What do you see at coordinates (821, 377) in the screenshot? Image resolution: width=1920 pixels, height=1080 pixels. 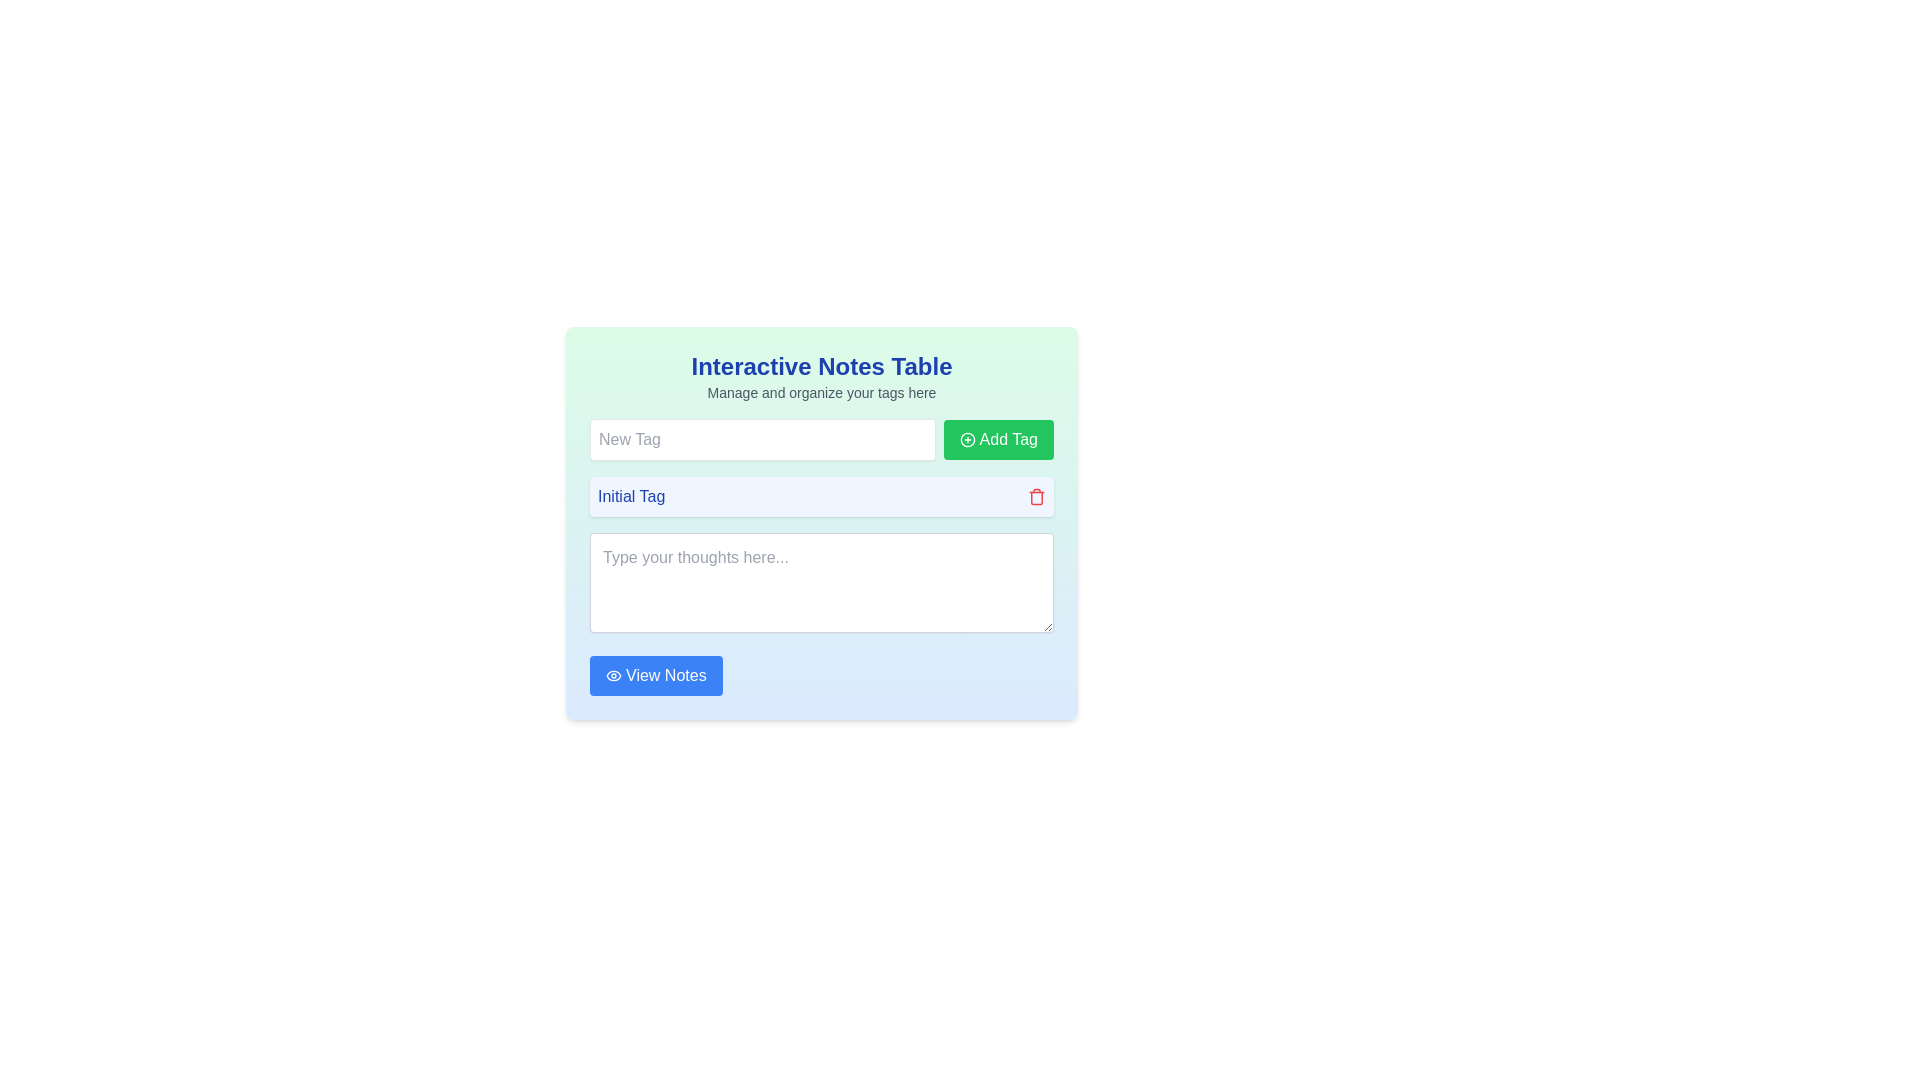 I see `the label displaying 'Interactive Notes Table' with subtext 'Manage and organize your tags here', which is prominently positioned at the top of the card` at bounding box center [821, 377].